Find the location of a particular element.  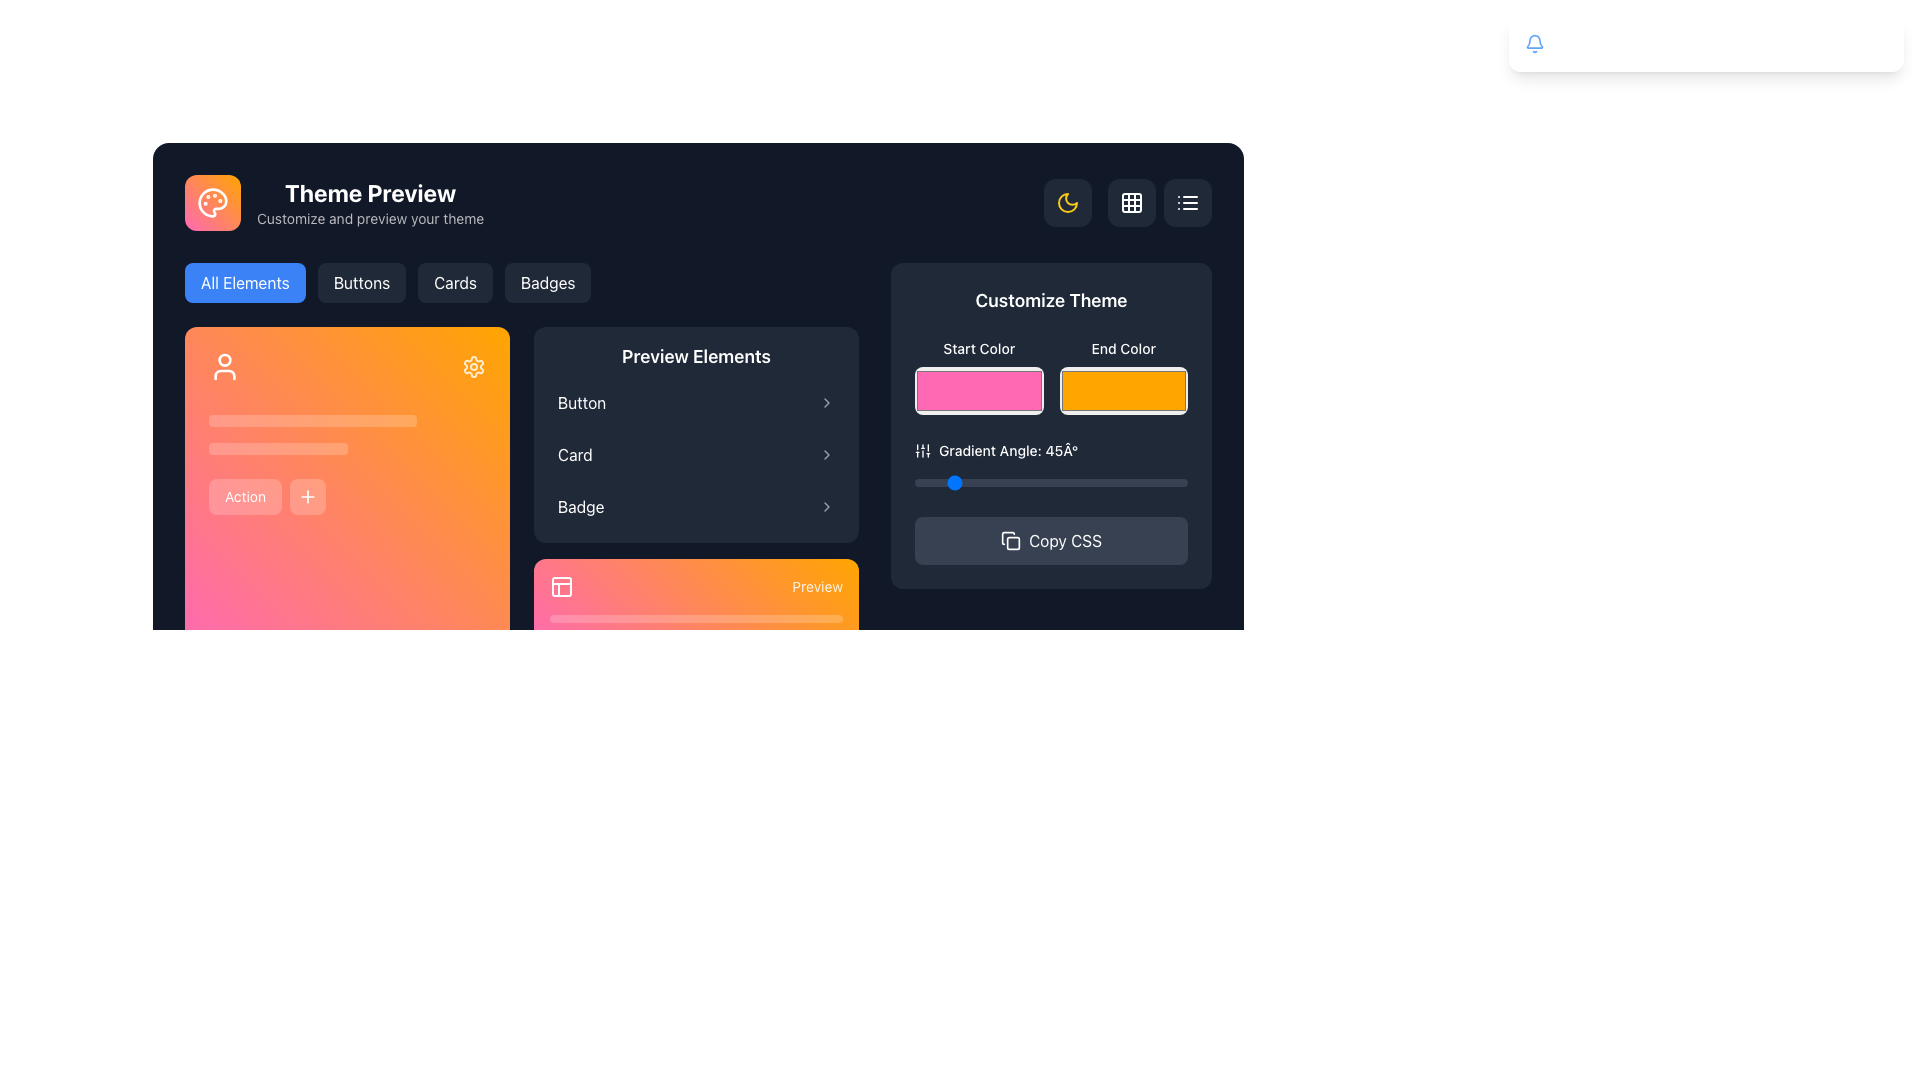

the slider is located at coordinates (240, 419).